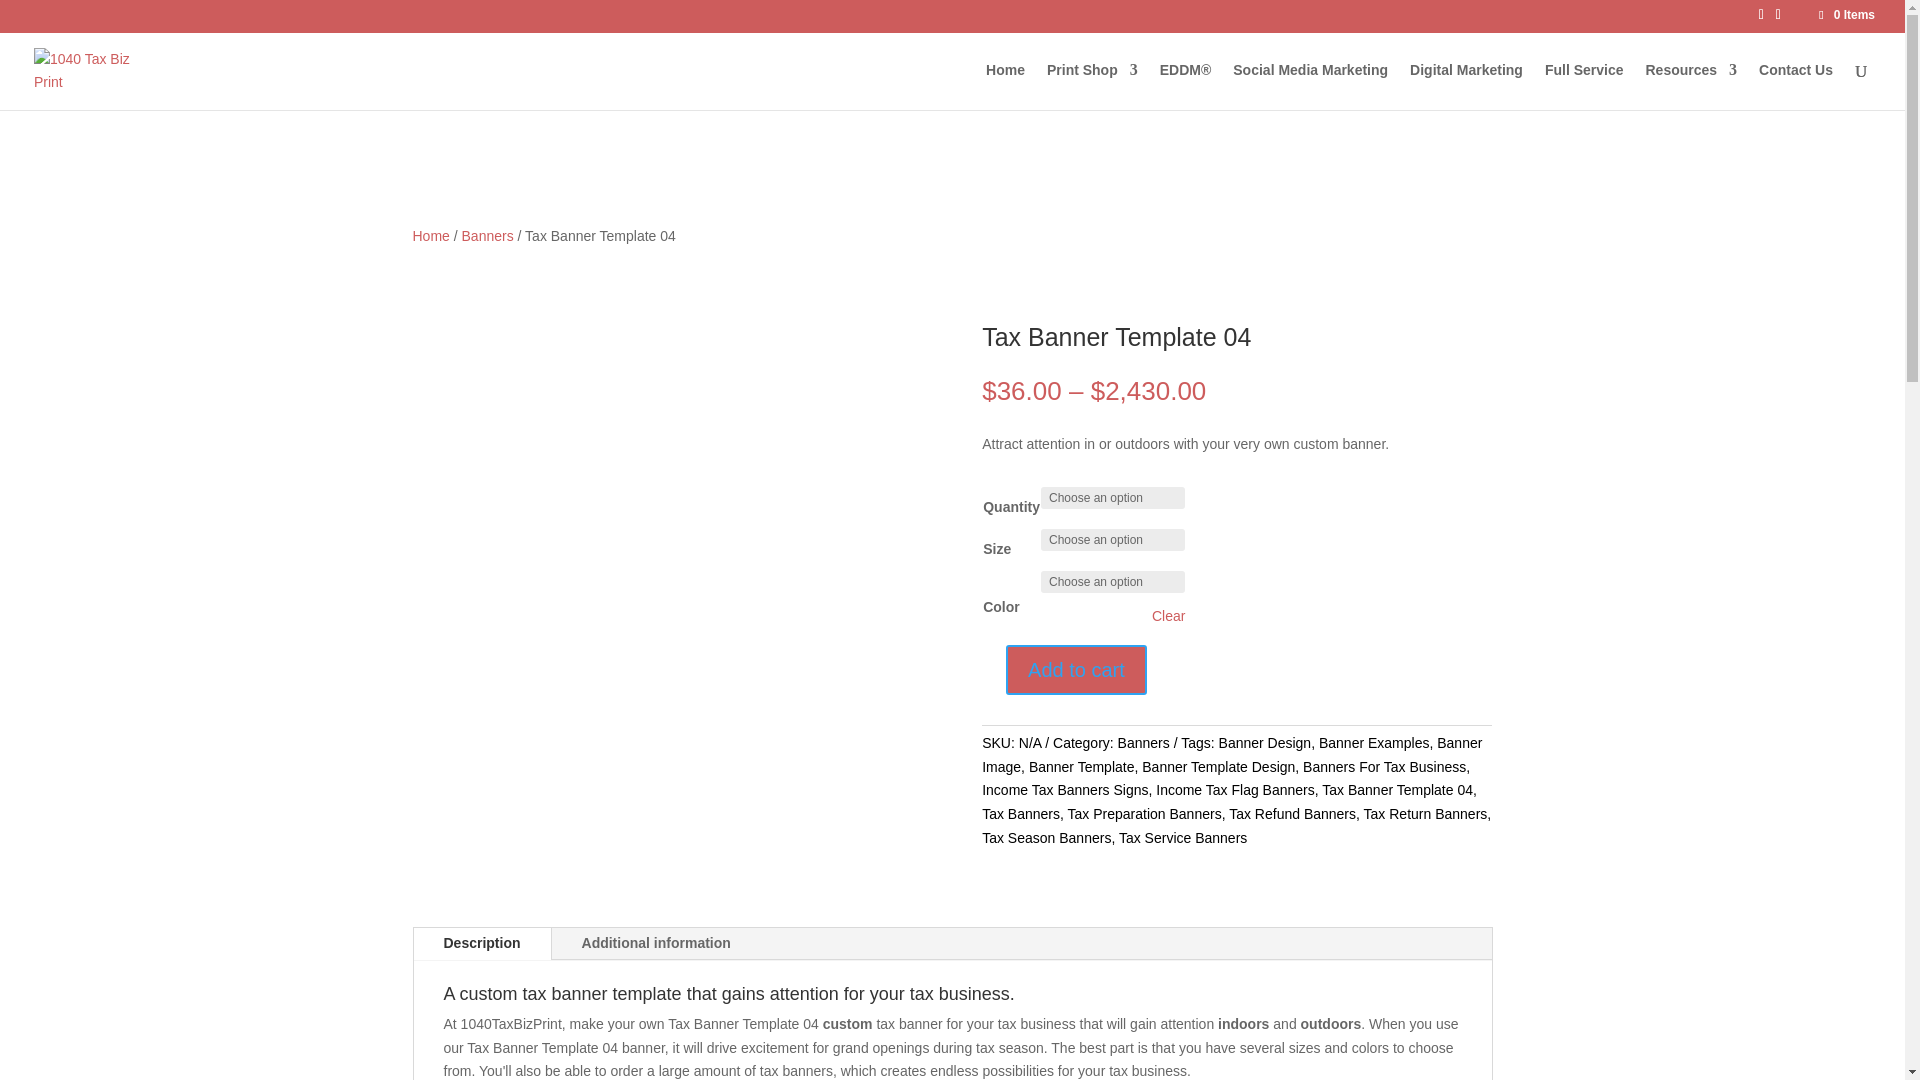 The width and height of the screenshot is (1920, 1080). What do you see at coordinates (1005, 85) in the screenshot?
I see `'Home'` at bounding box center [1005, 85].